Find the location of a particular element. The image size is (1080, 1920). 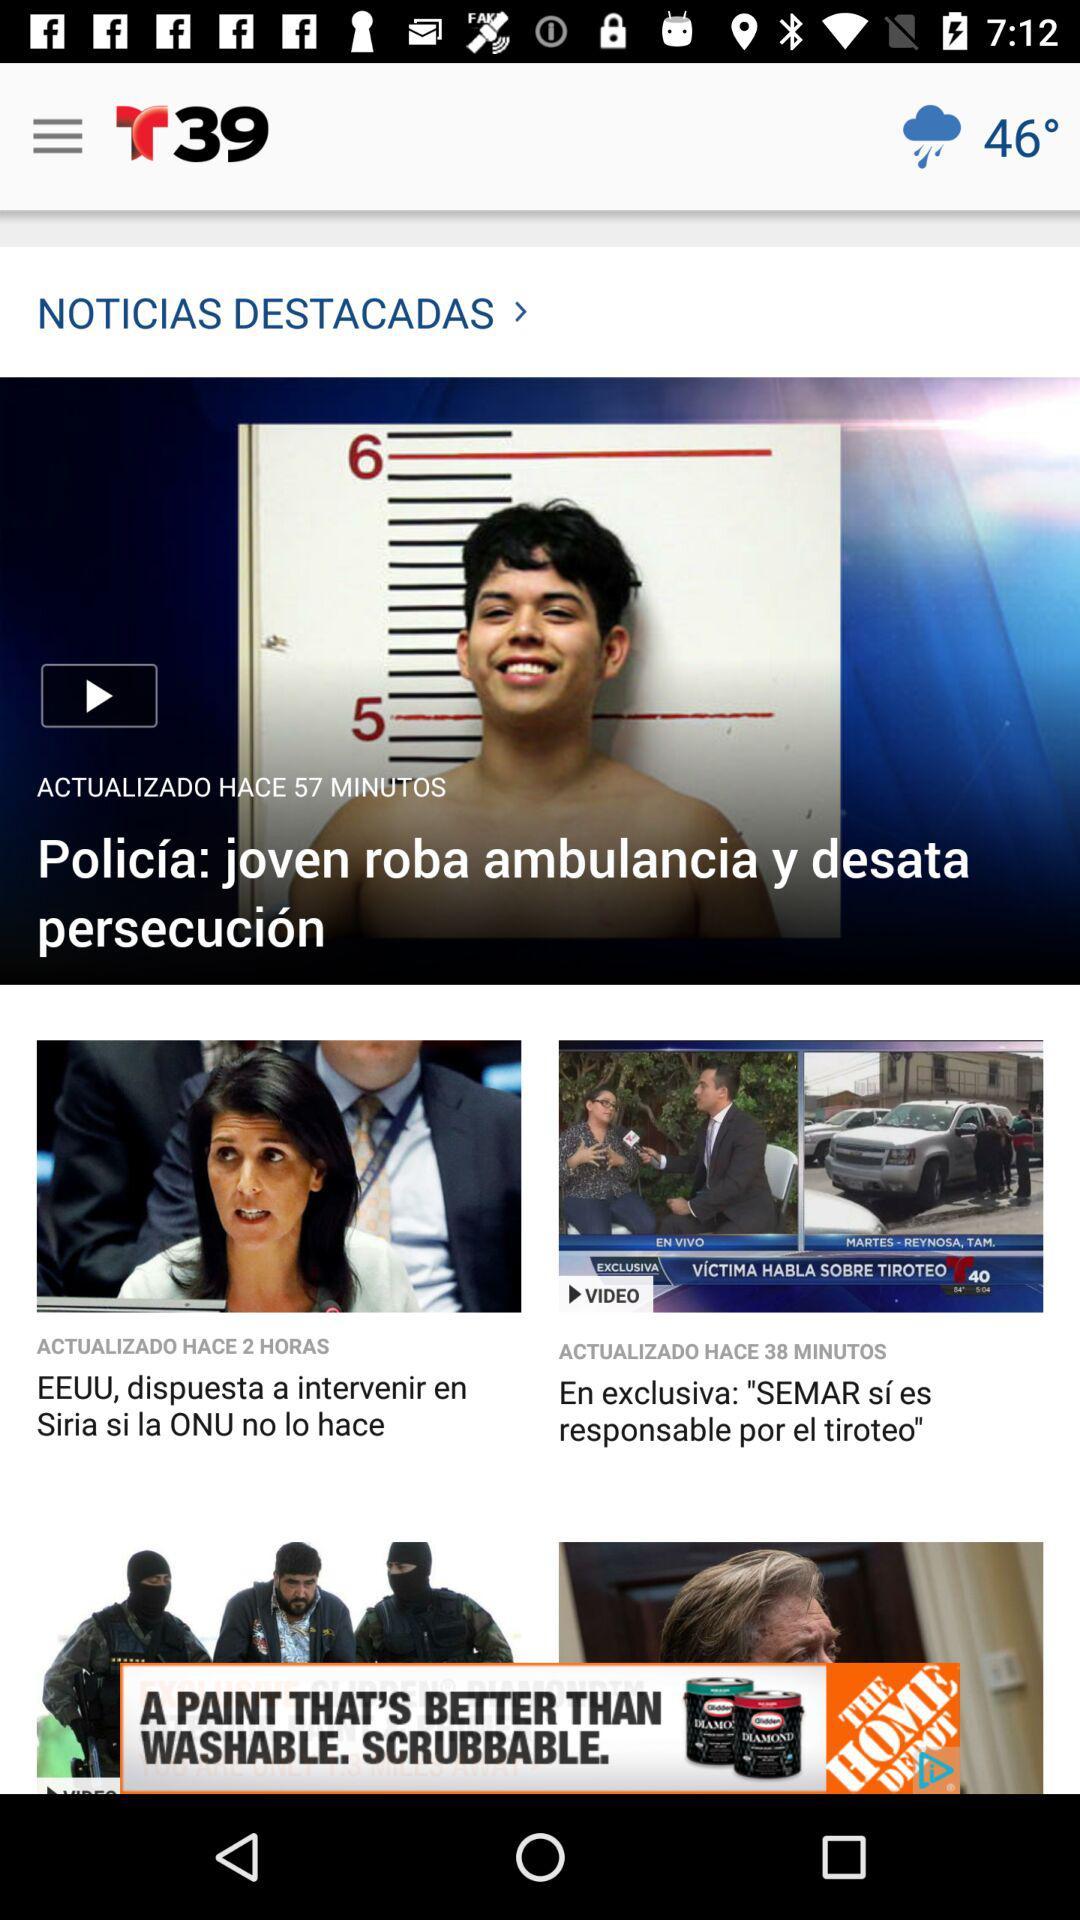

the noticias destacadas icon is located at coordinates (281, 311).